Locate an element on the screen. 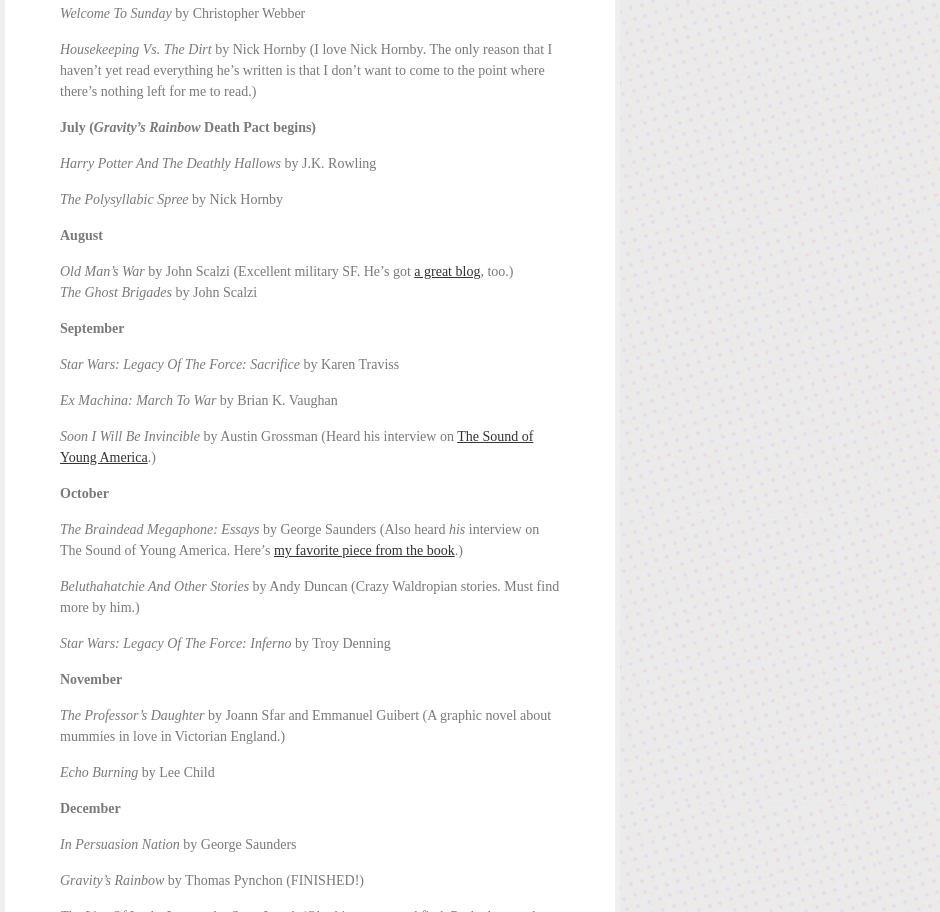 The image size is (940, 912). 'by Brian K. Vaughan' is located at coordinates (275, 400).